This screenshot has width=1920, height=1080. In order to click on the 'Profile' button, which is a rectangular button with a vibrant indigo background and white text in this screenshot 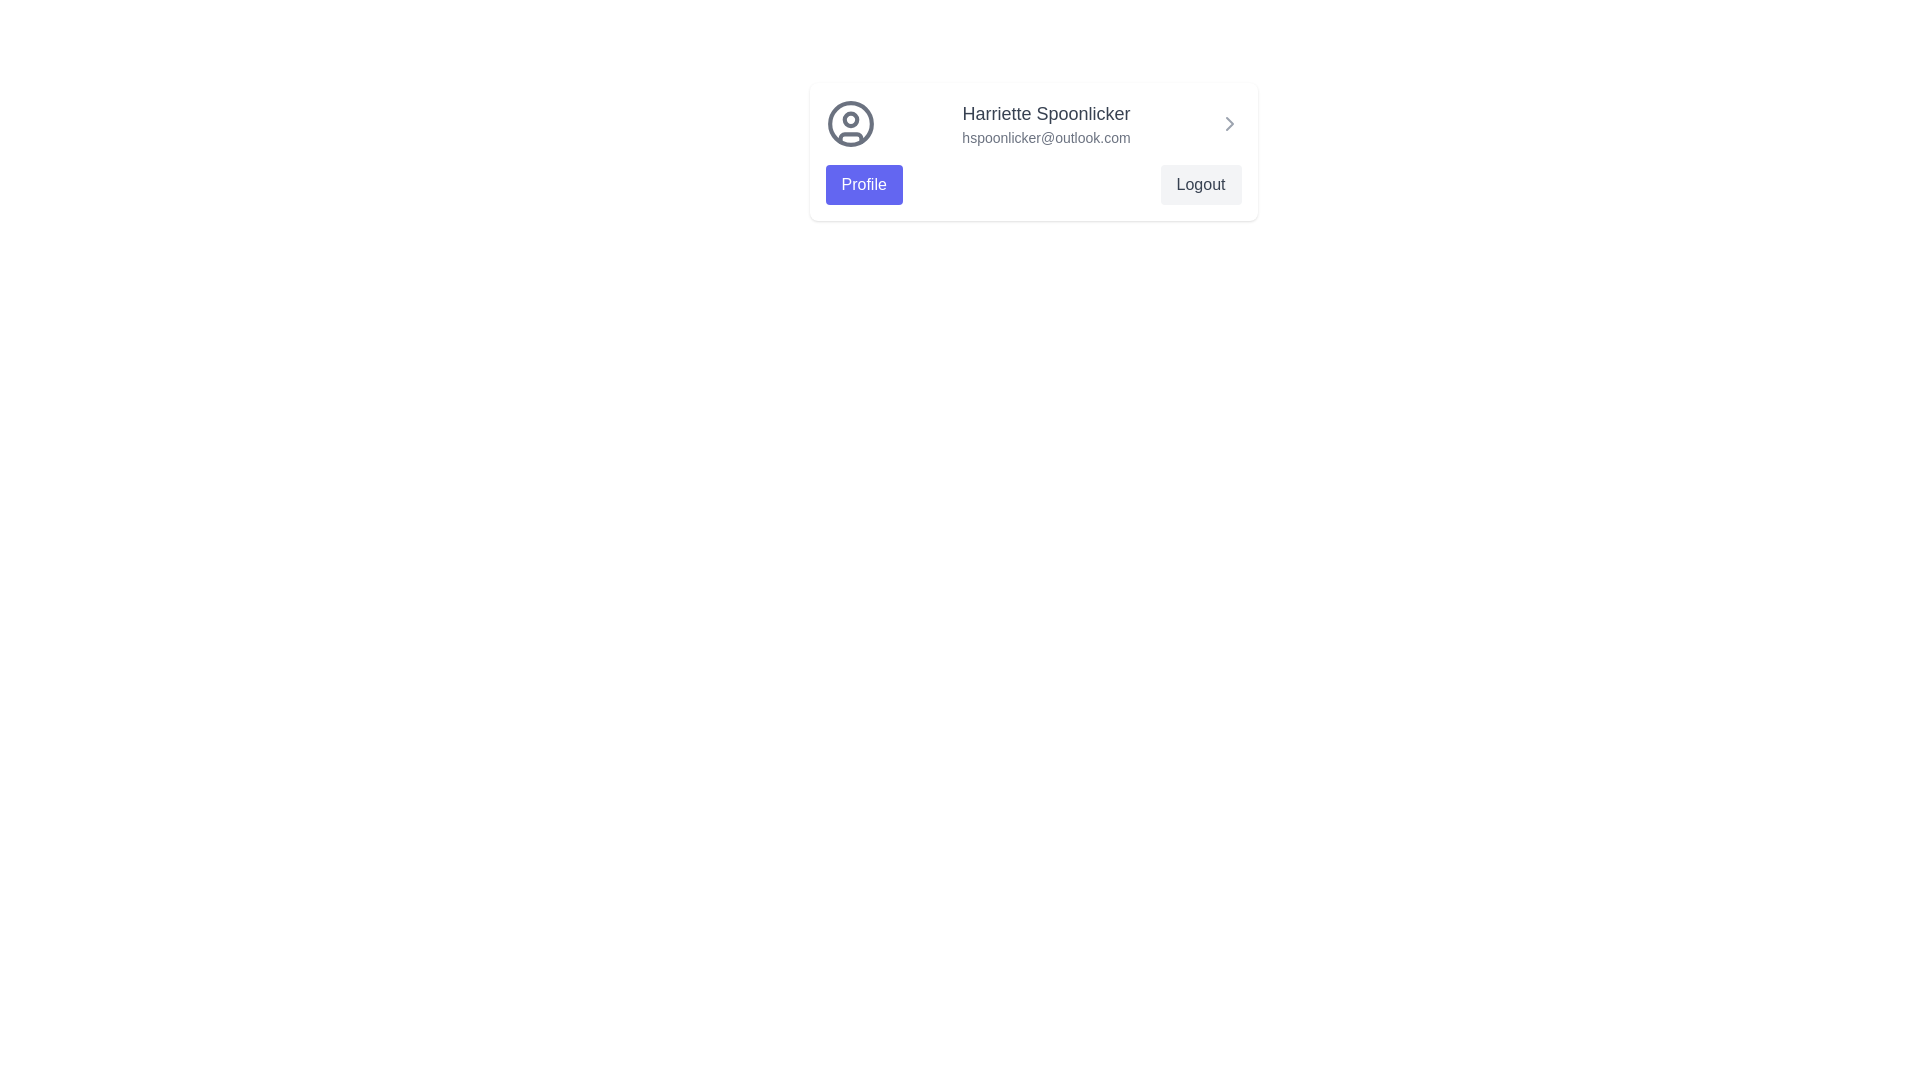, I will do `click(864, 185)`.